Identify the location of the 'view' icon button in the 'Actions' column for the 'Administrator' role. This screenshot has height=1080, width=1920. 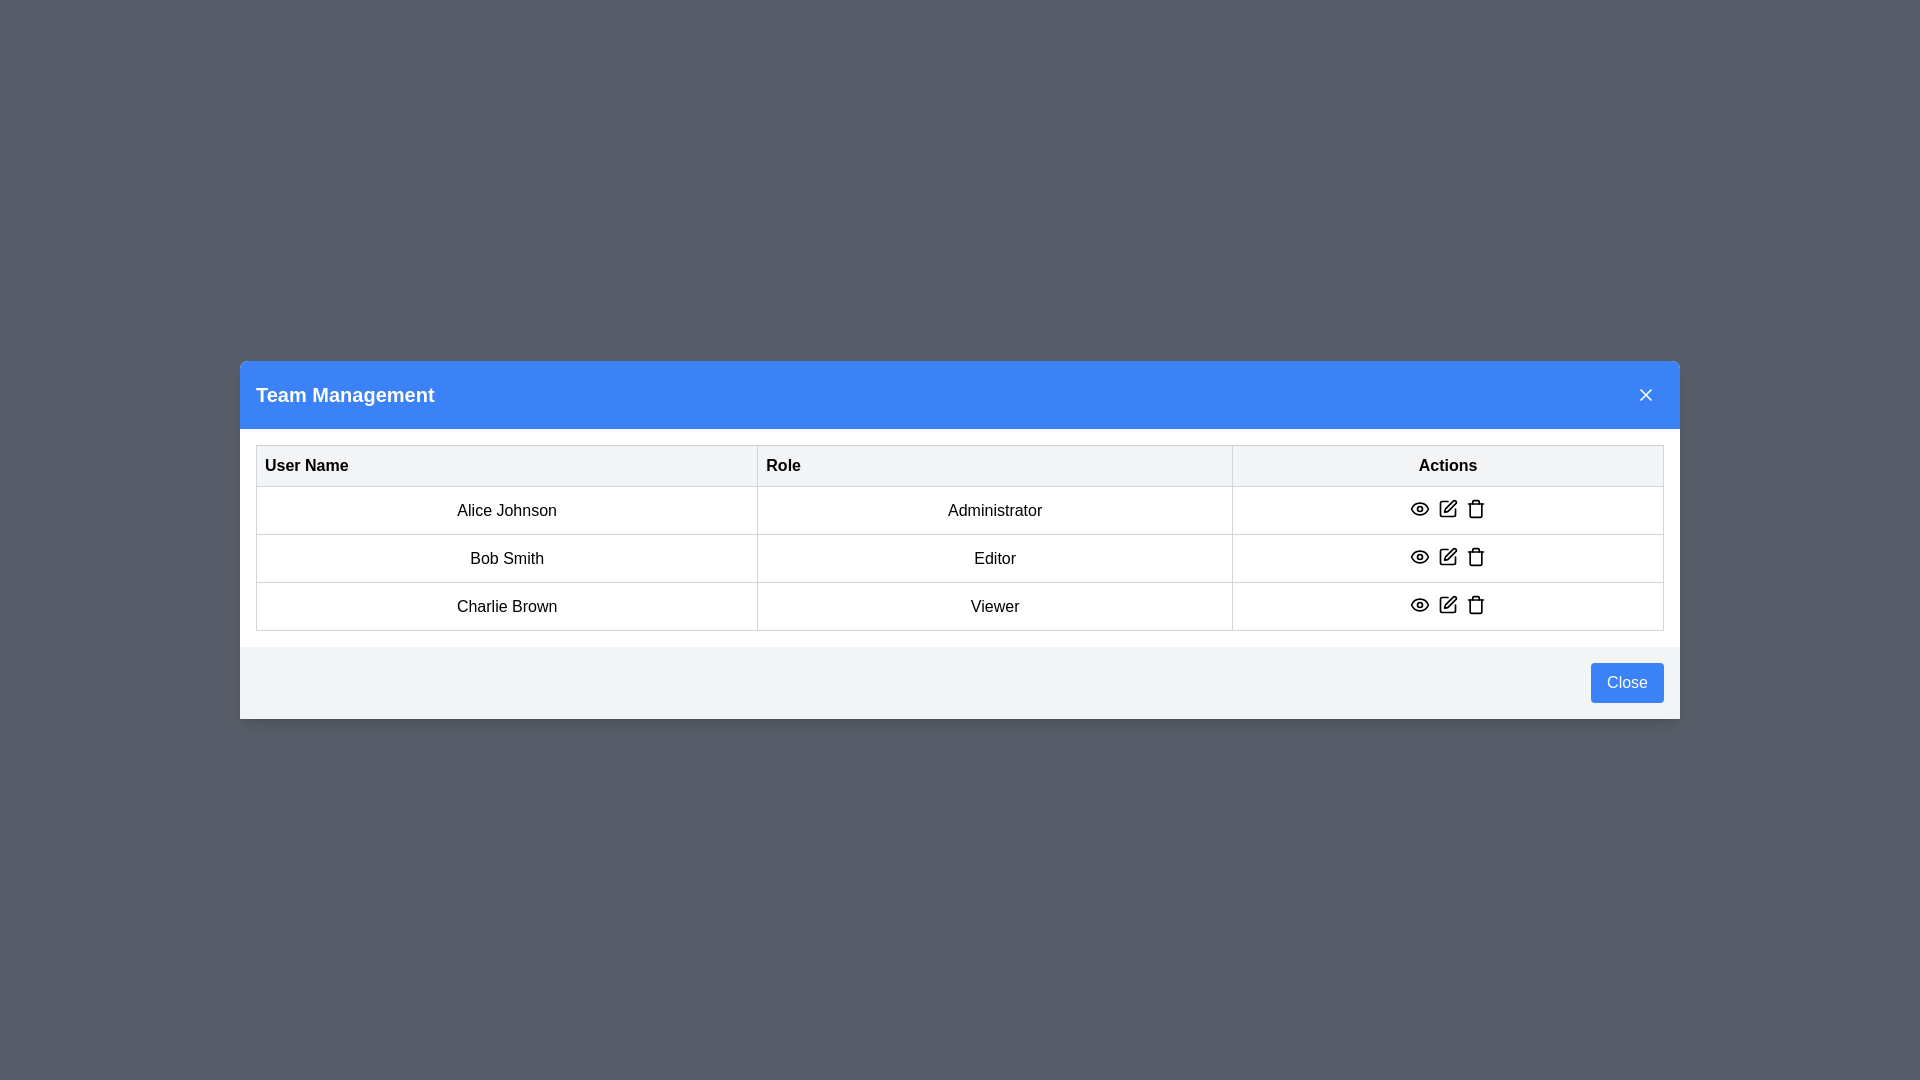
(1419, 508).